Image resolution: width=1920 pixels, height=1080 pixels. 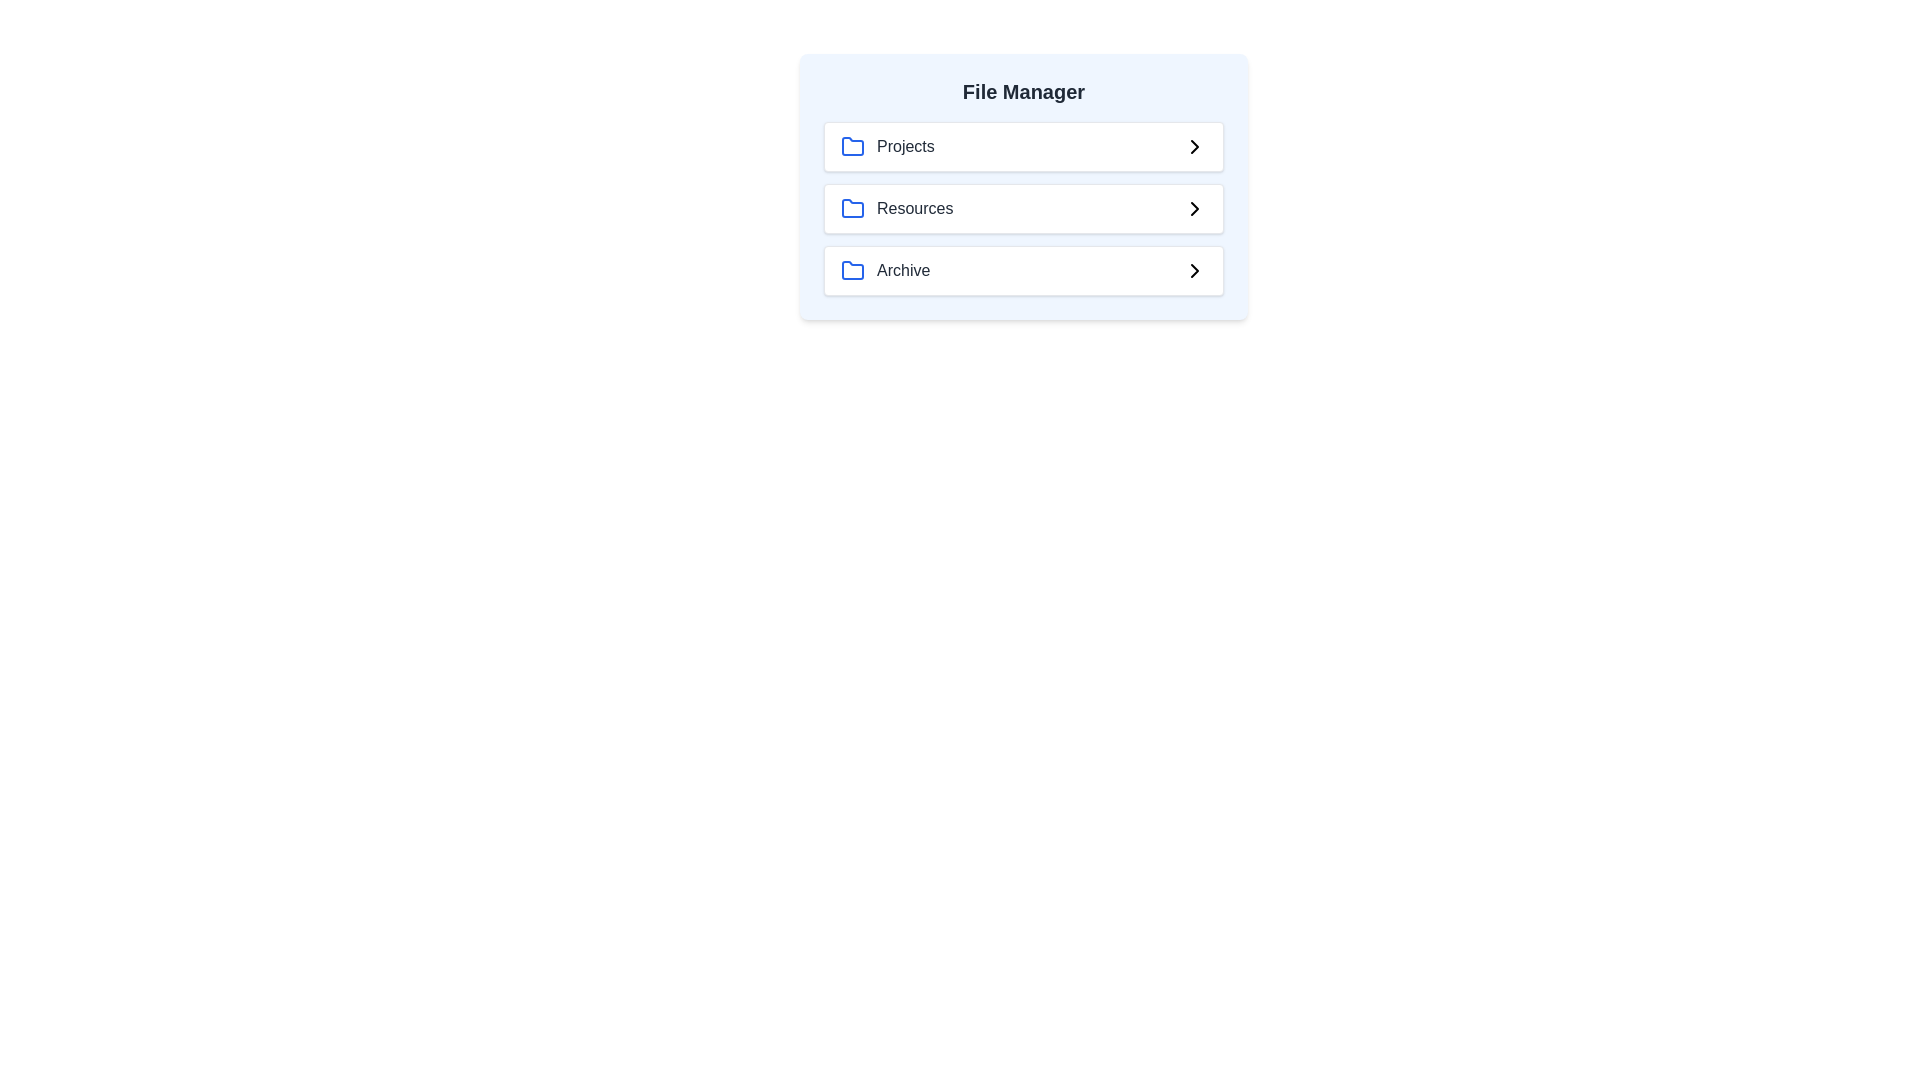 What do you see at coordinates (853, 270) in the screenshot?
I see `archive folder icon, which visually represents the grouping or storage of items, located to the left of the text label 'Archive'` at bounding box center [853, 270].